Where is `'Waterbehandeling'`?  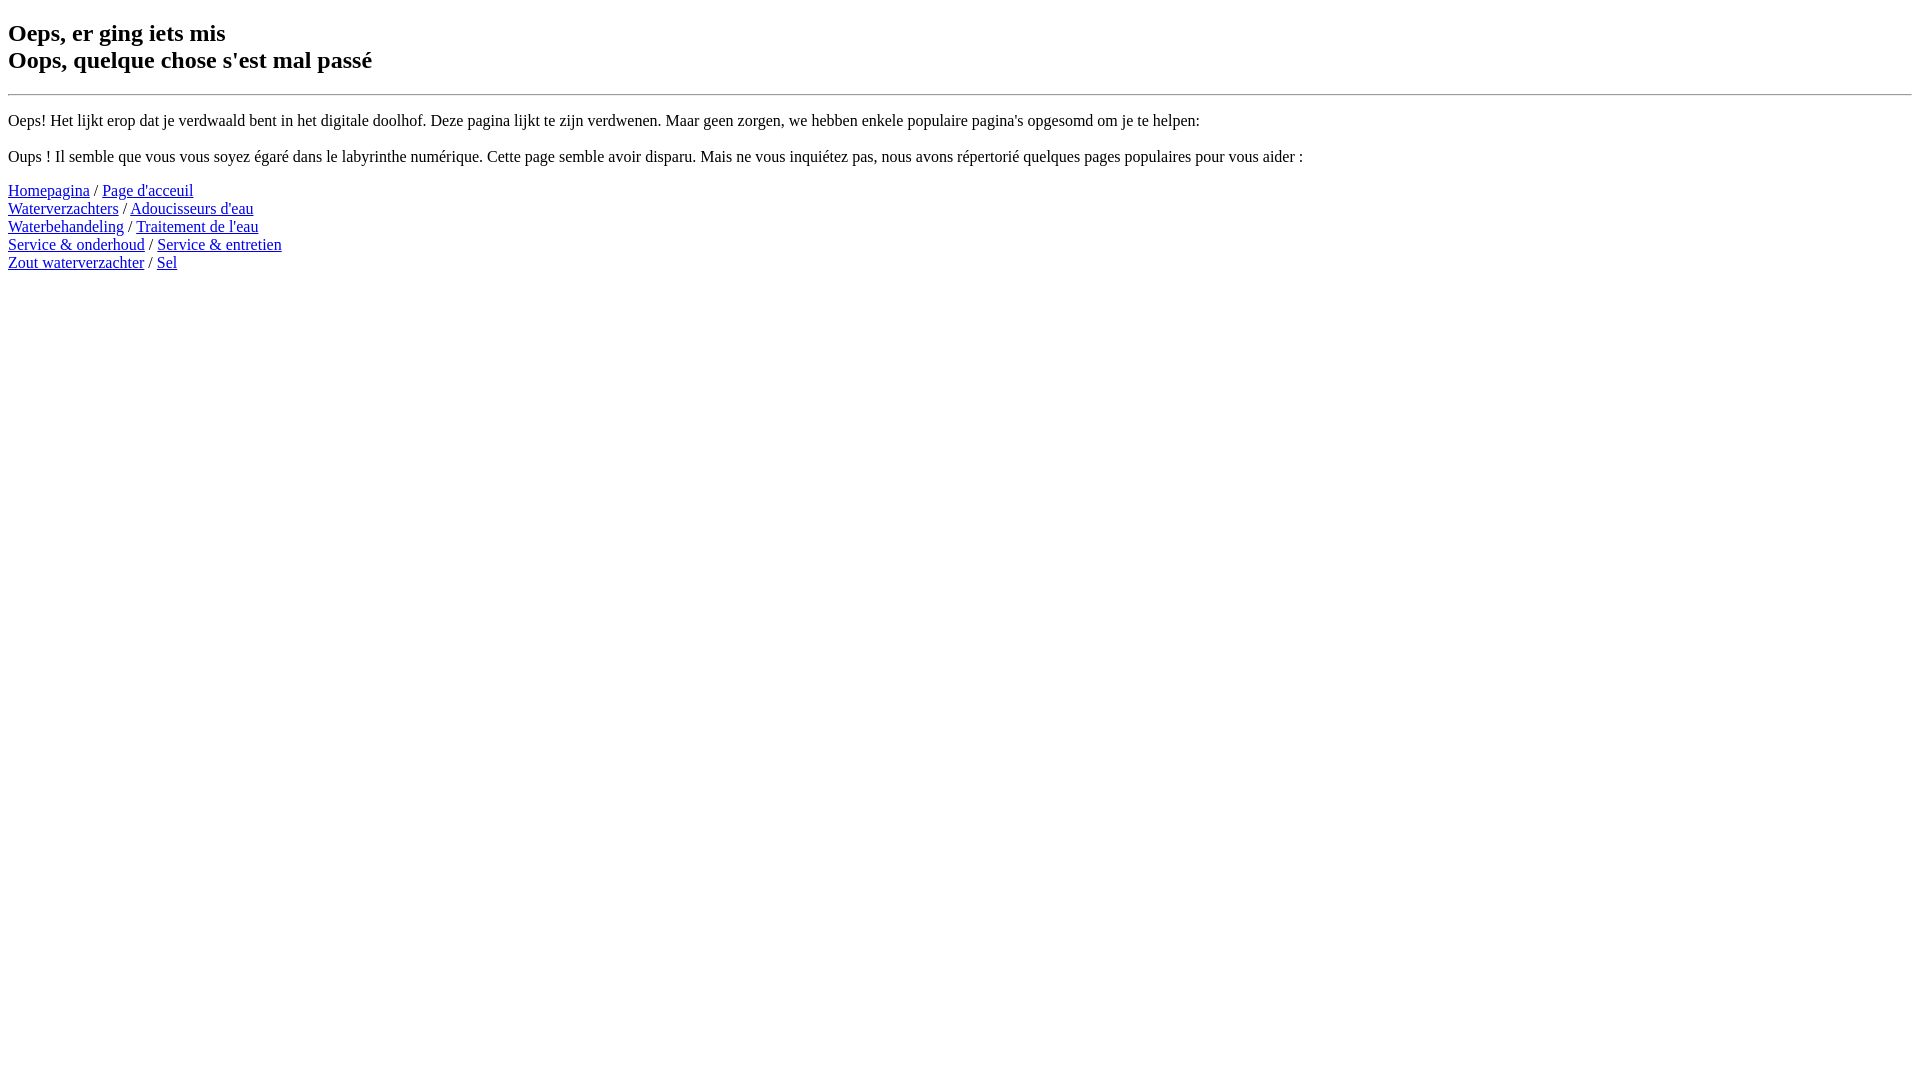 'Waterbehandeling' is located at coordinates (66, 225).